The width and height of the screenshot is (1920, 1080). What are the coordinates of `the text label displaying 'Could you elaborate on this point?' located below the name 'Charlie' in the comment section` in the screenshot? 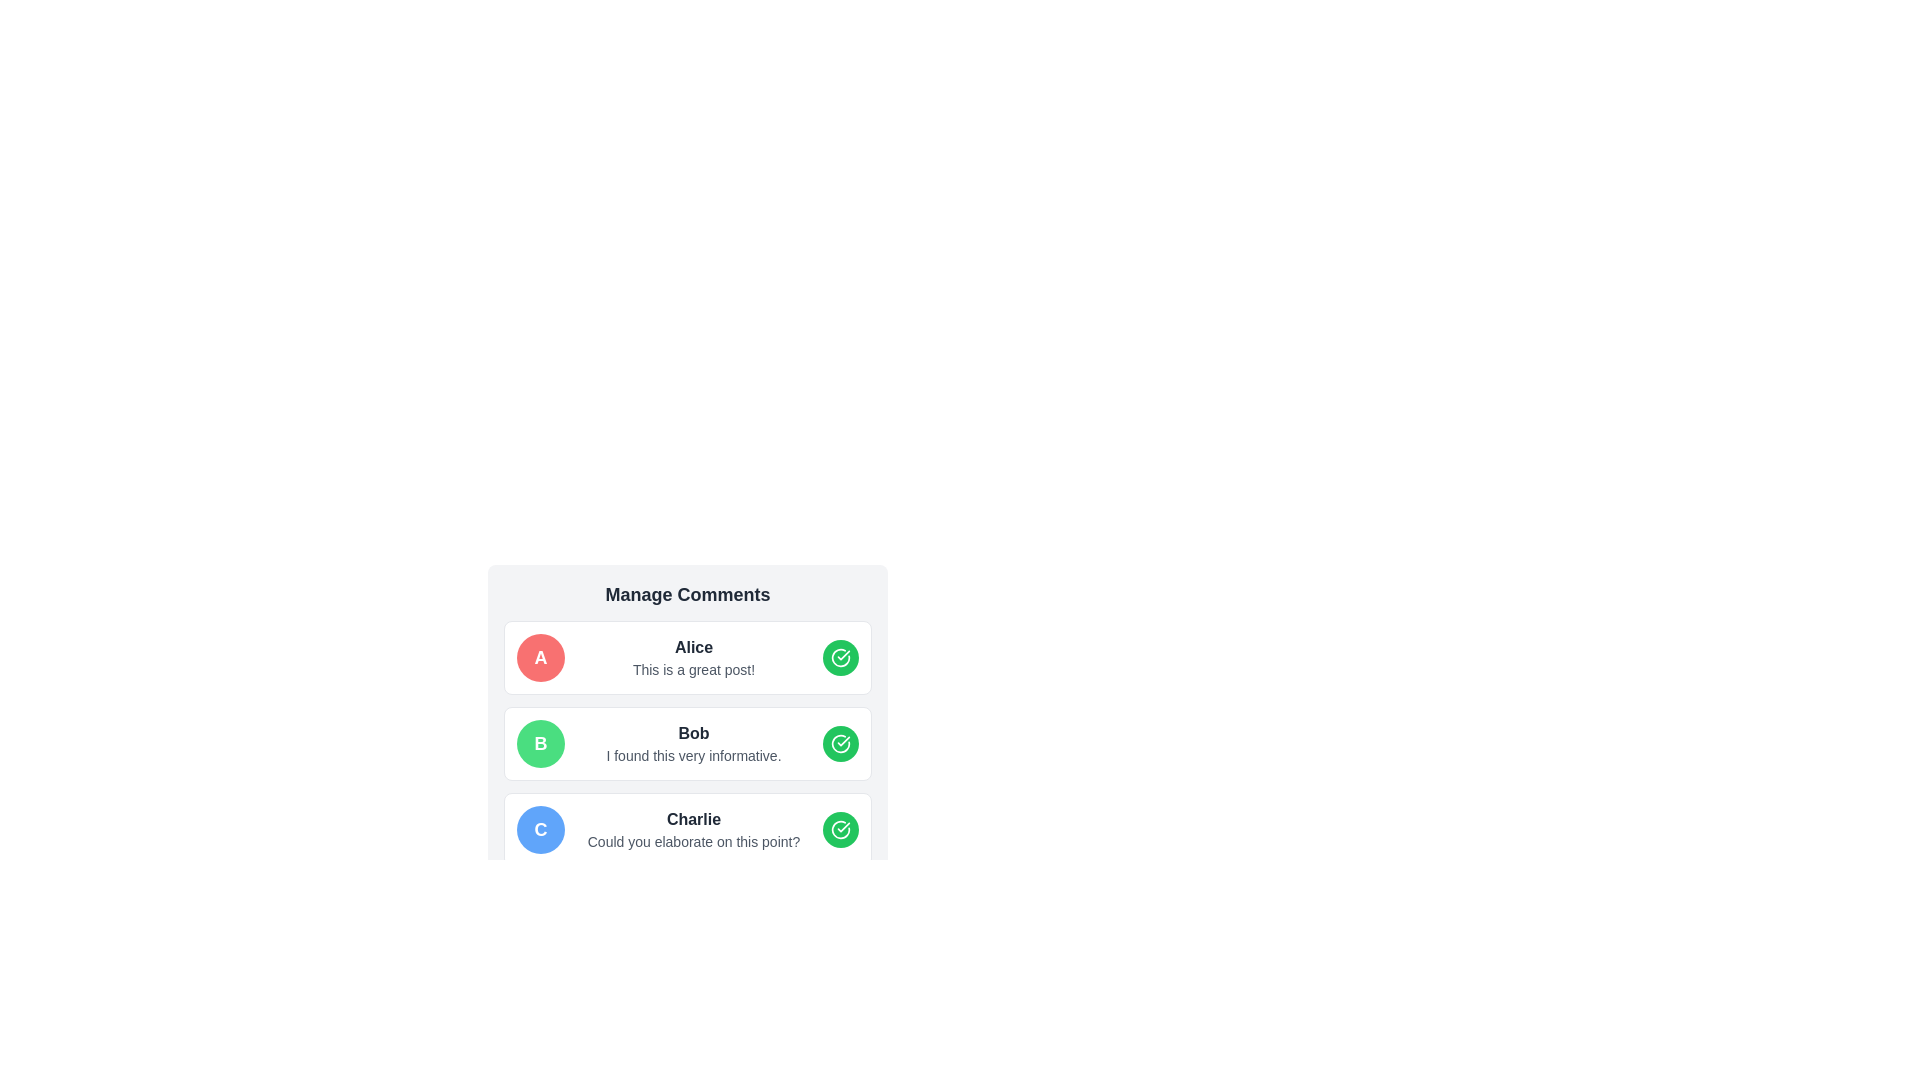 It's located at (694, 841).